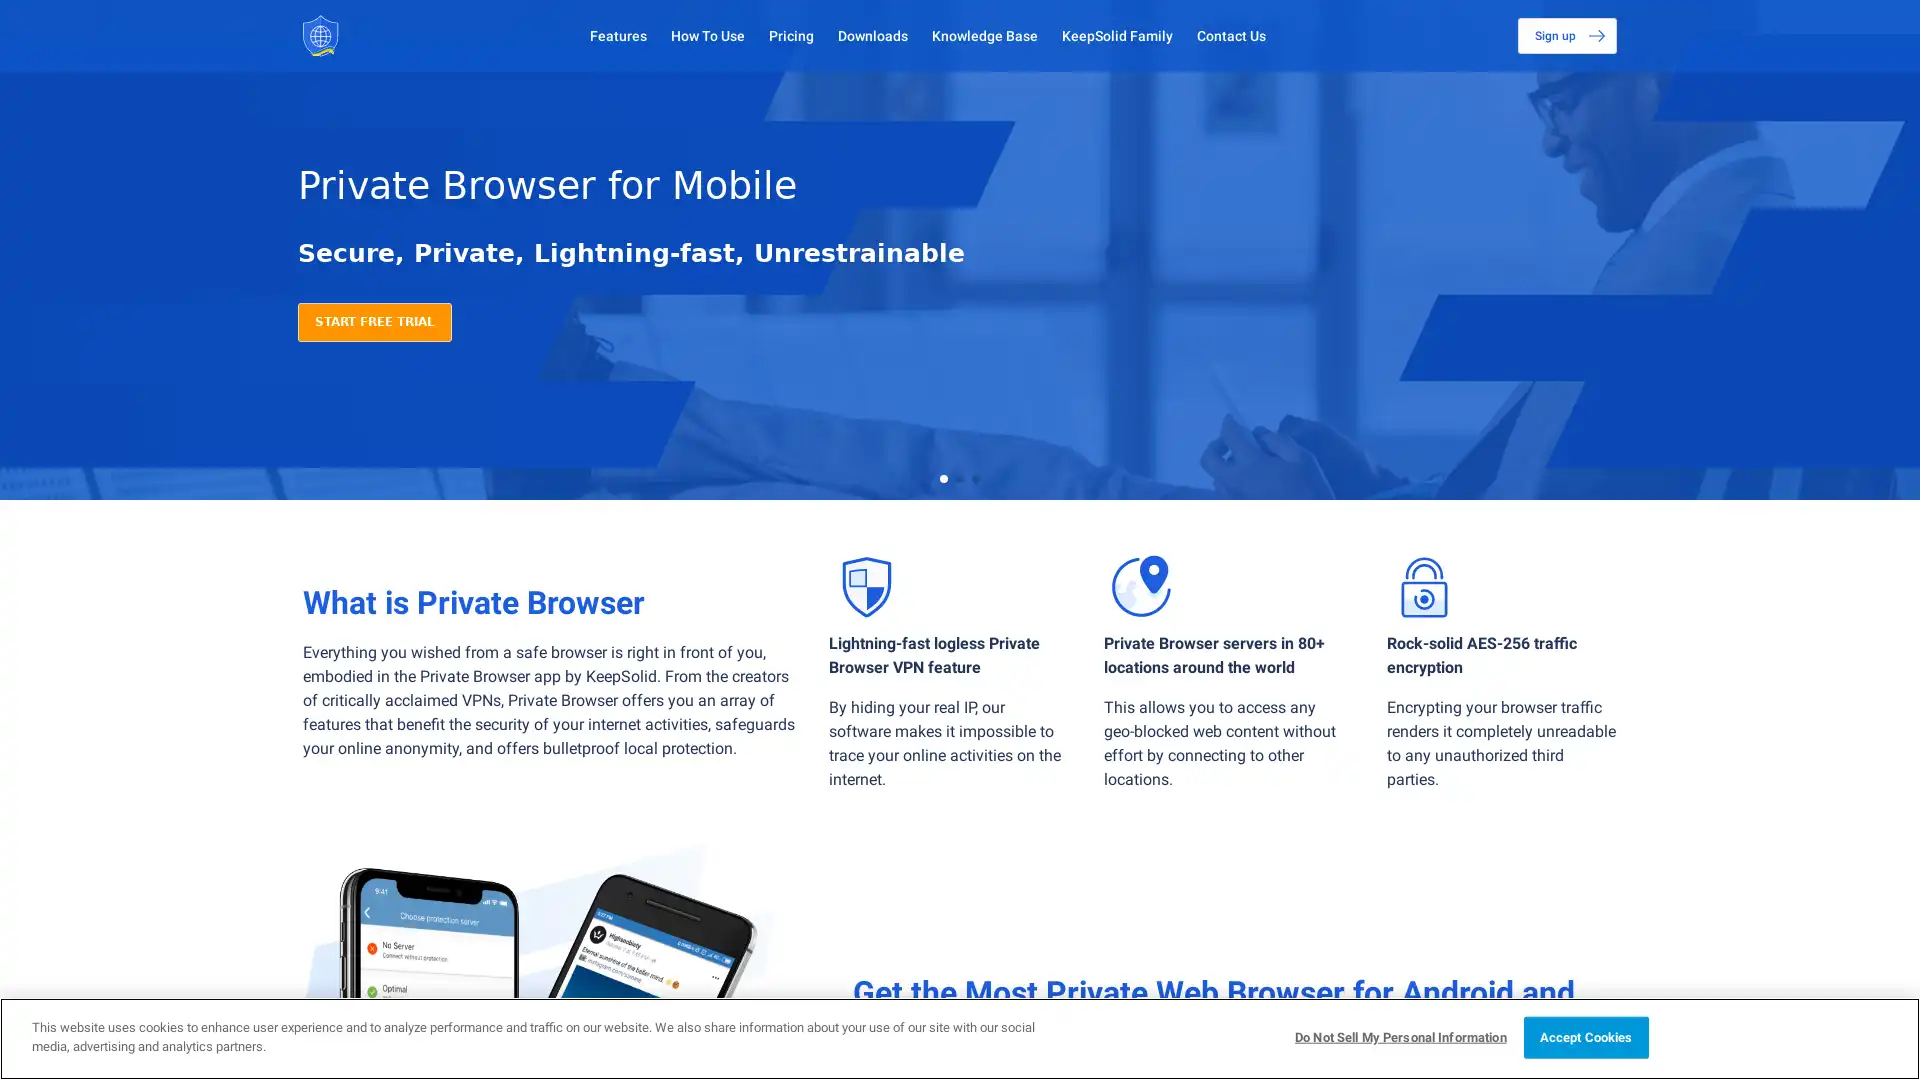  What do you see at coordinates (960, 478) in the screenshot?
I see `Go to slide 2` at bounding box center [960, 478].